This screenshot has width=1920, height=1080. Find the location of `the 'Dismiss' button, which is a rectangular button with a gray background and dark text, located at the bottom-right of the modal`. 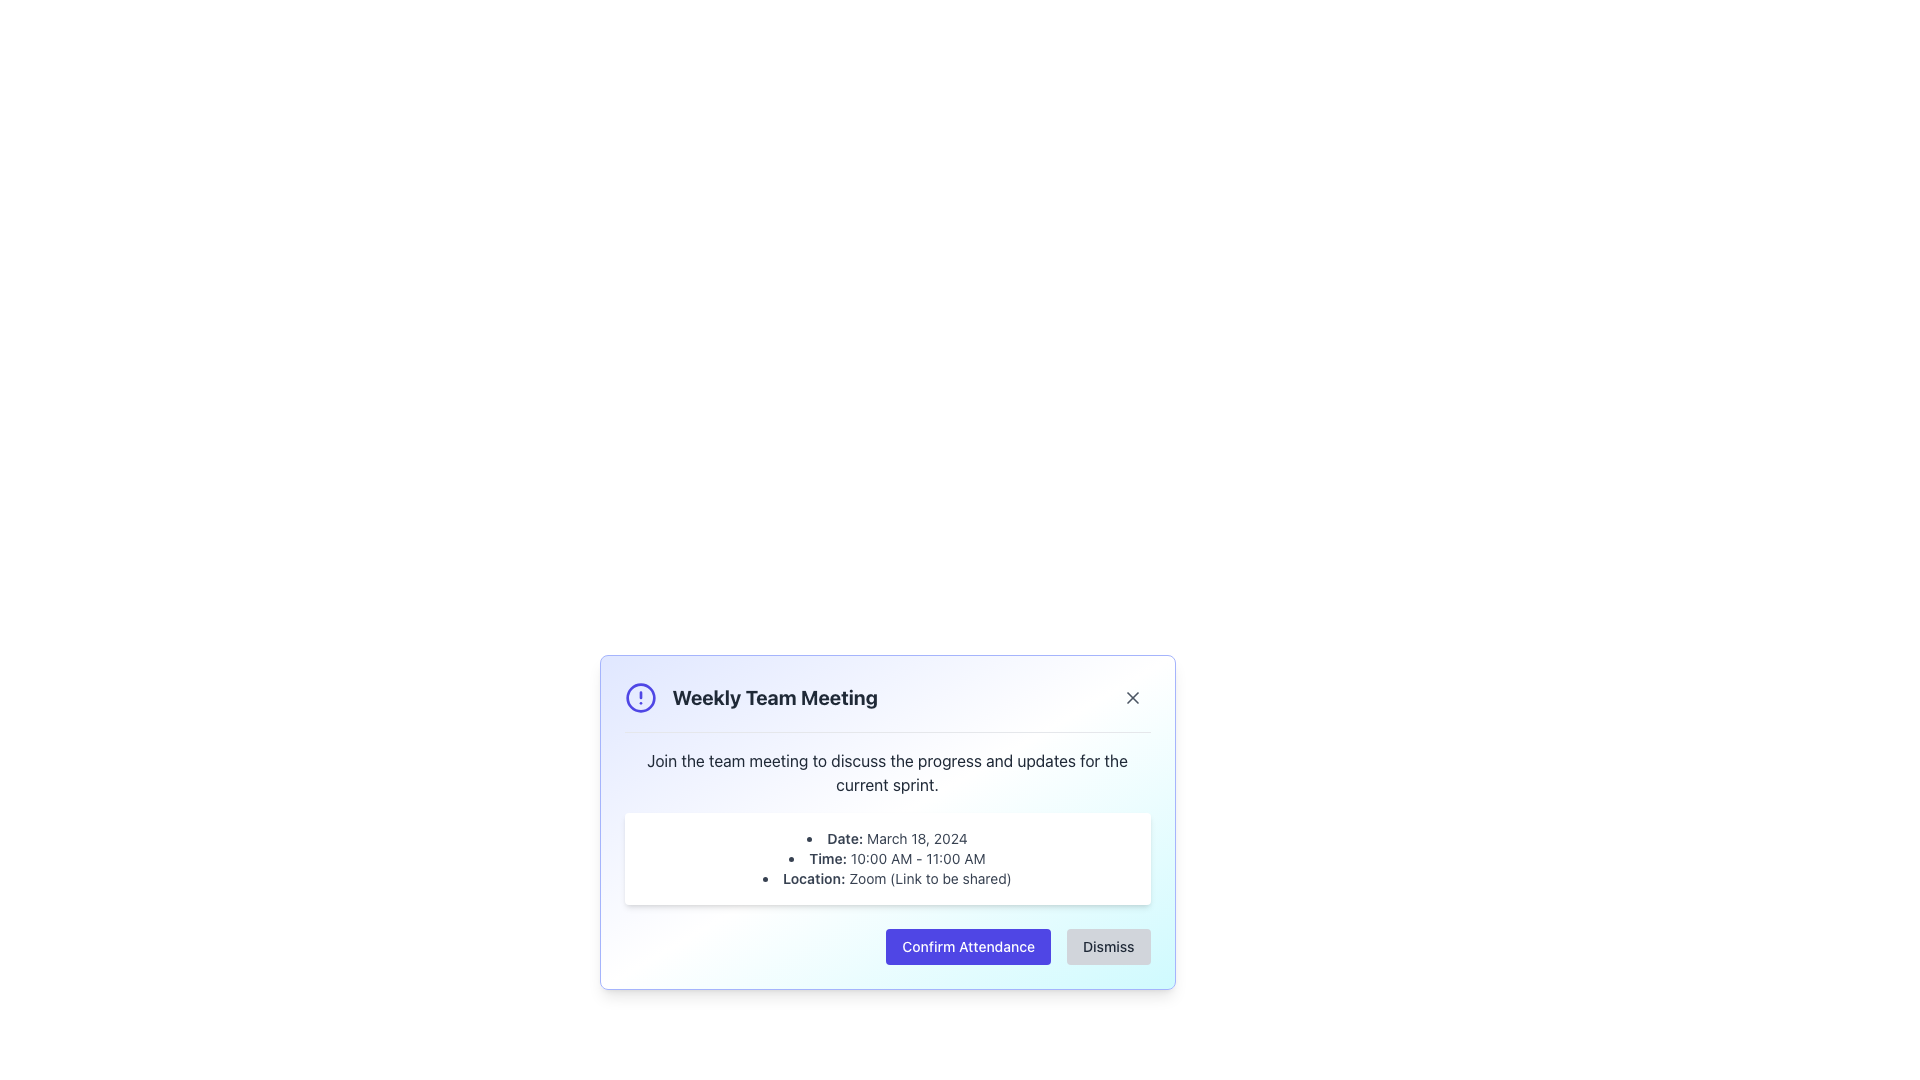

the 'Dismiss' button, which is a rectangular button with a gray background and dark text, located at the bottom-right of the modal is located at coordinates (1107, 946).